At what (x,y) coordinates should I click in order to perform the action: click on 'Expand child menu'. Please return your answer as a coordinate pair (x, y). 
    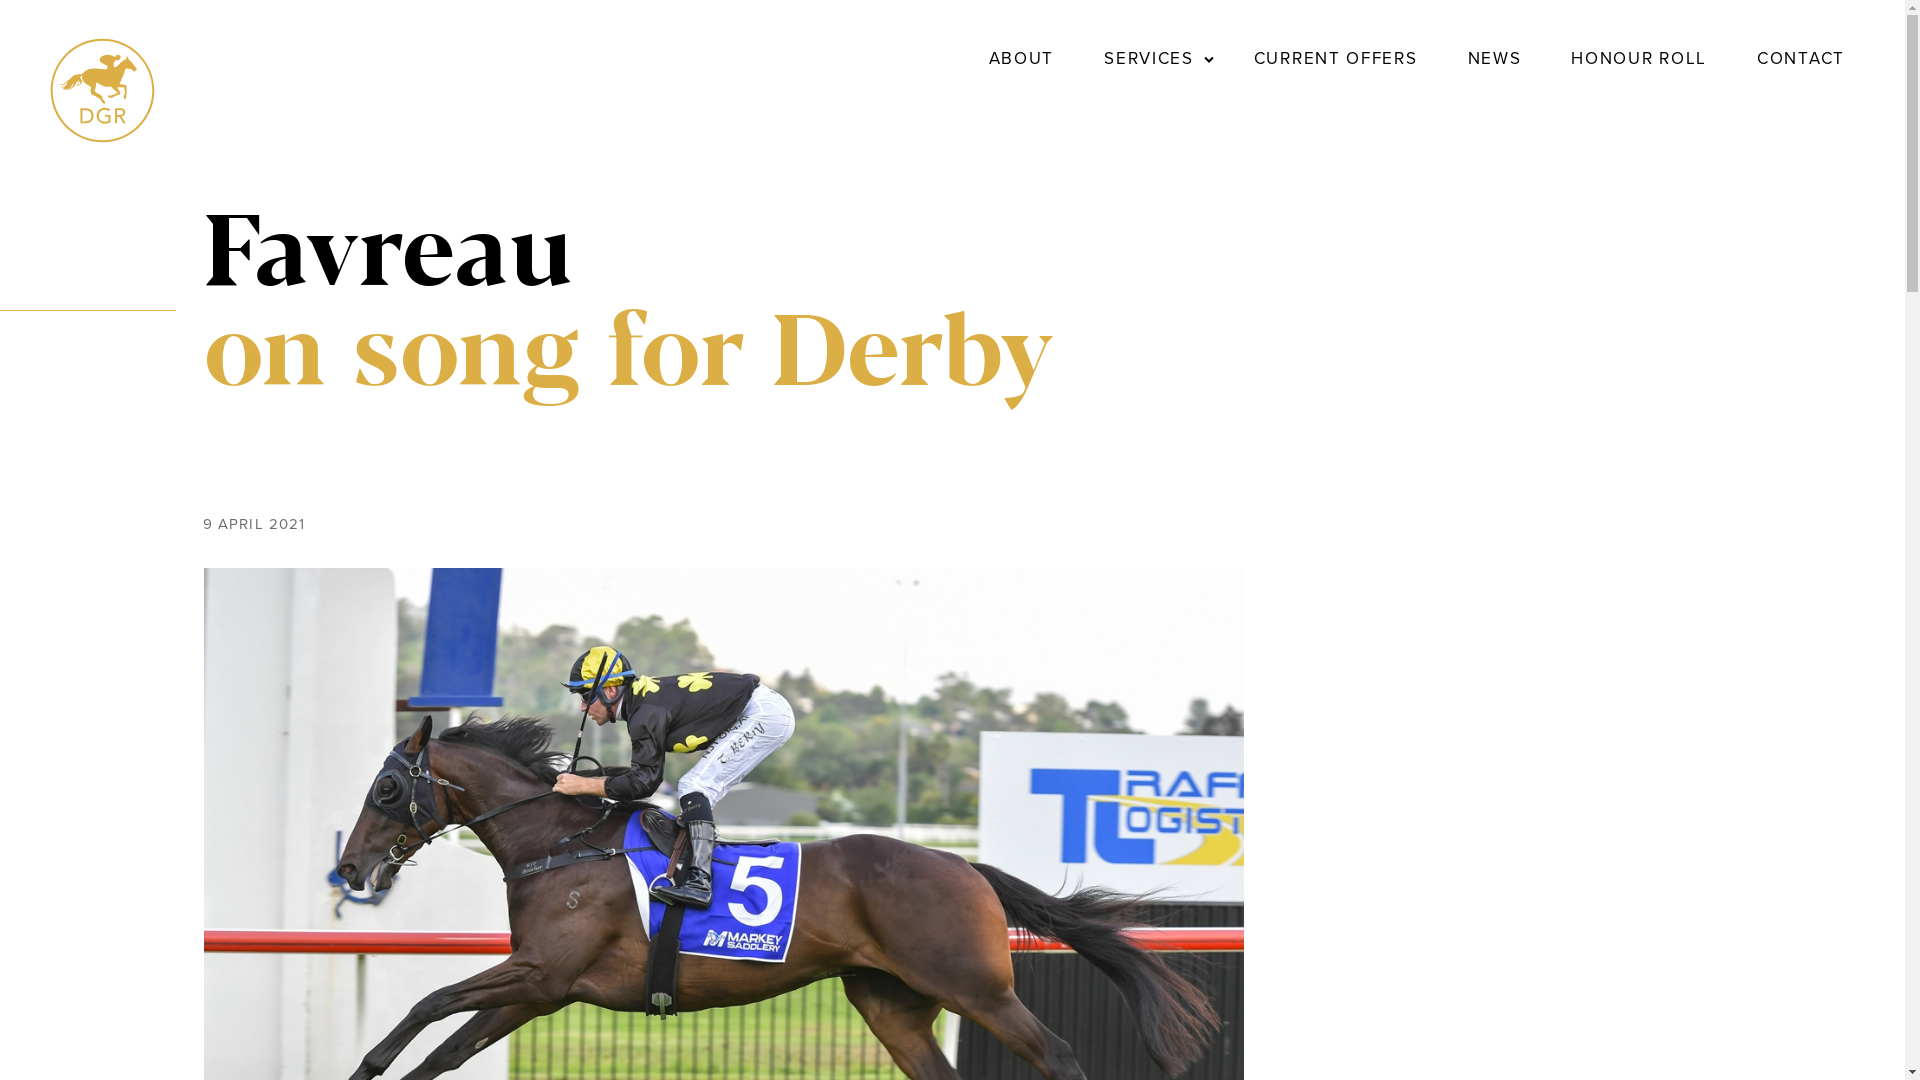
    Looking at the image, I should click on (1208, 57).